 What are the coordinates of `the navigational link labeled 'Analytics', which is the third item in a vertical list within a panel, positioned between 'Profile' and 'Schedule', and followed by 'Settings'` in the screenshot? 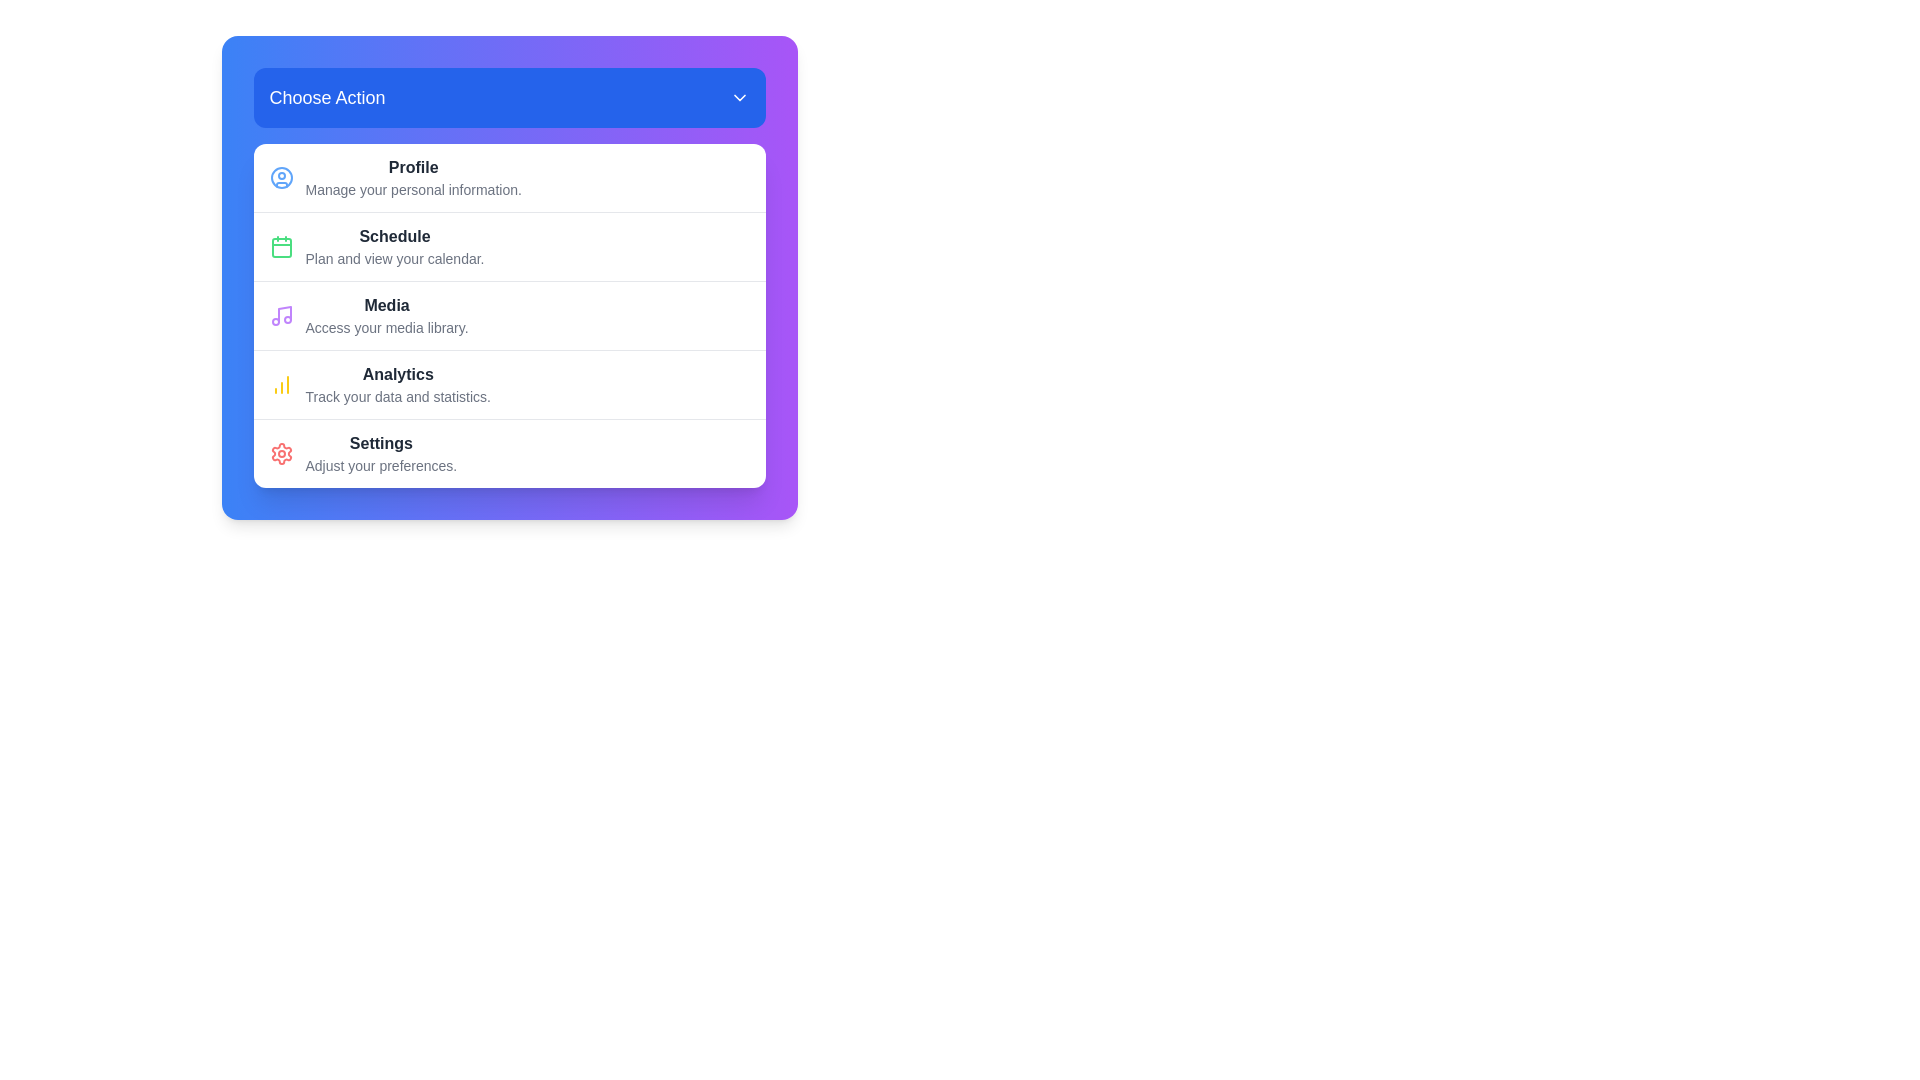 It's located at (398, 385).